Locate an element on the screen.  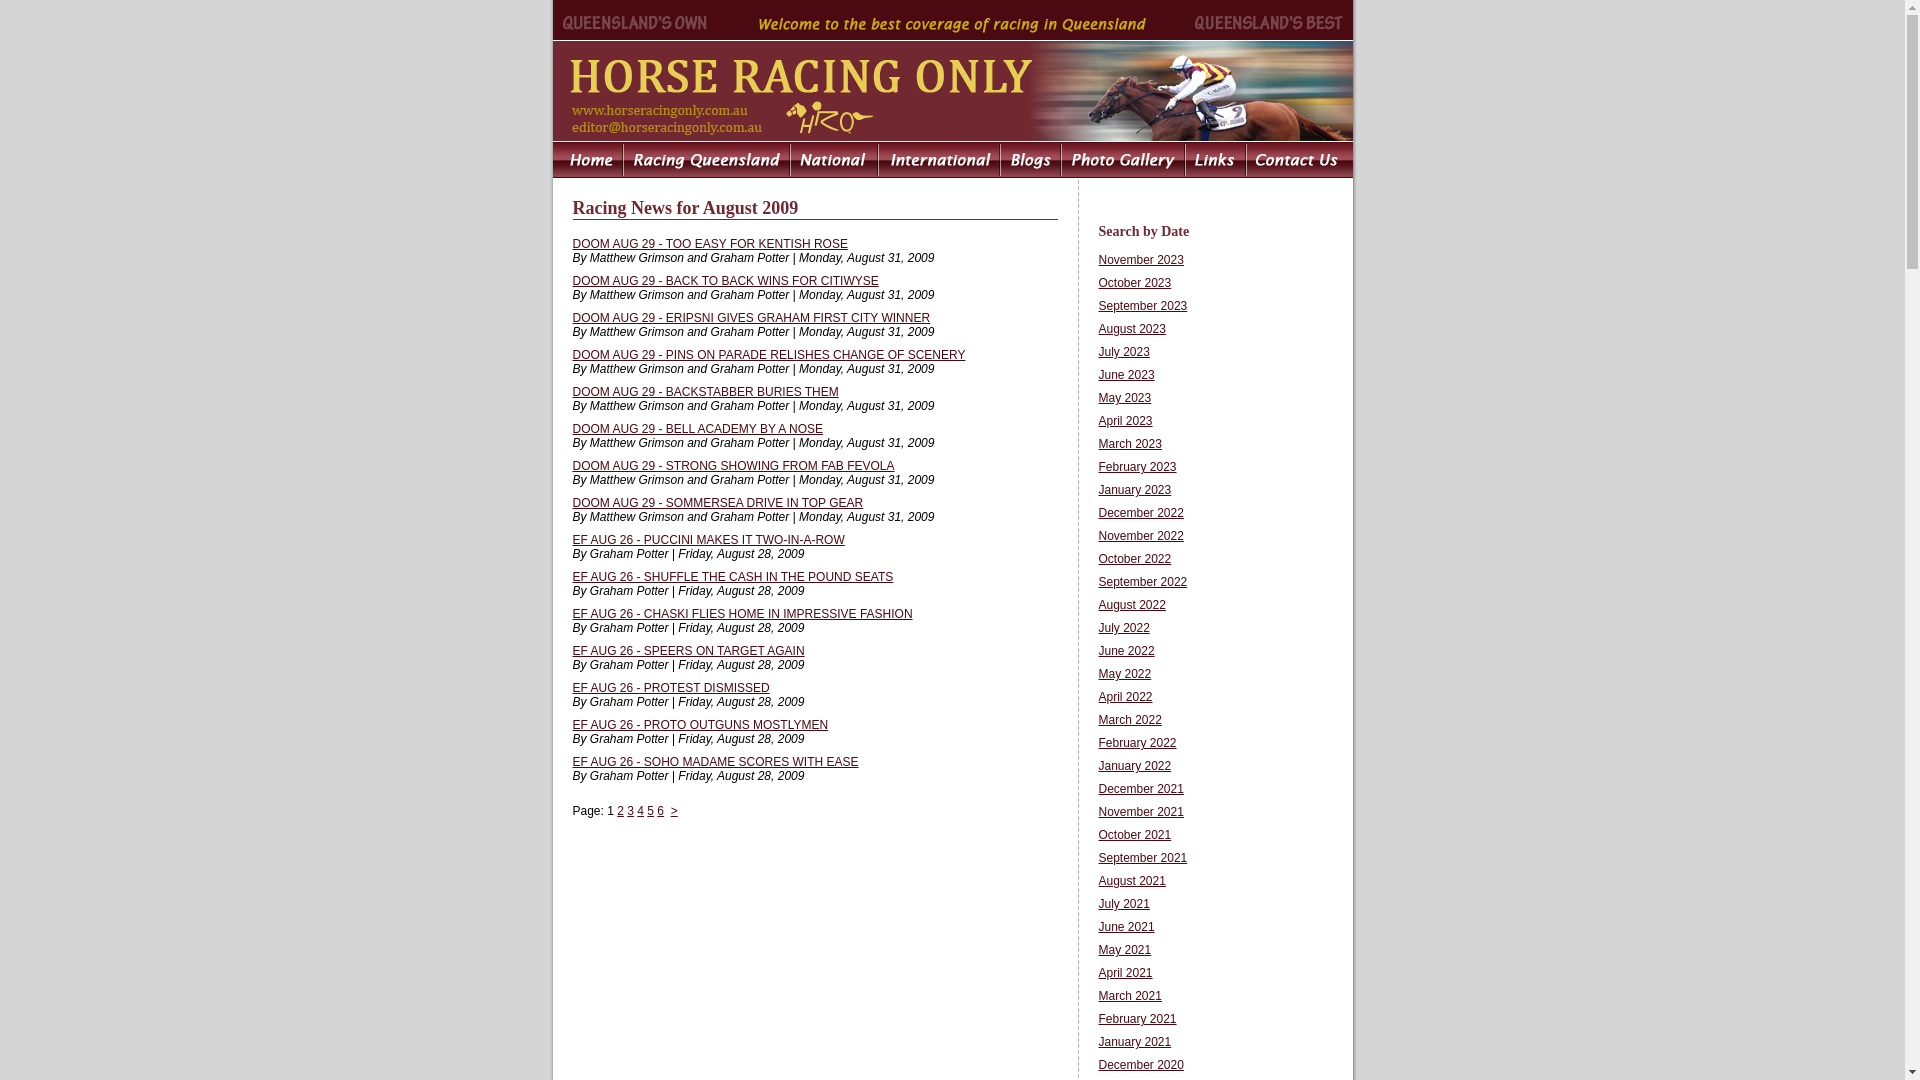
'February 2021' is located at coordinates (1137, 1018).